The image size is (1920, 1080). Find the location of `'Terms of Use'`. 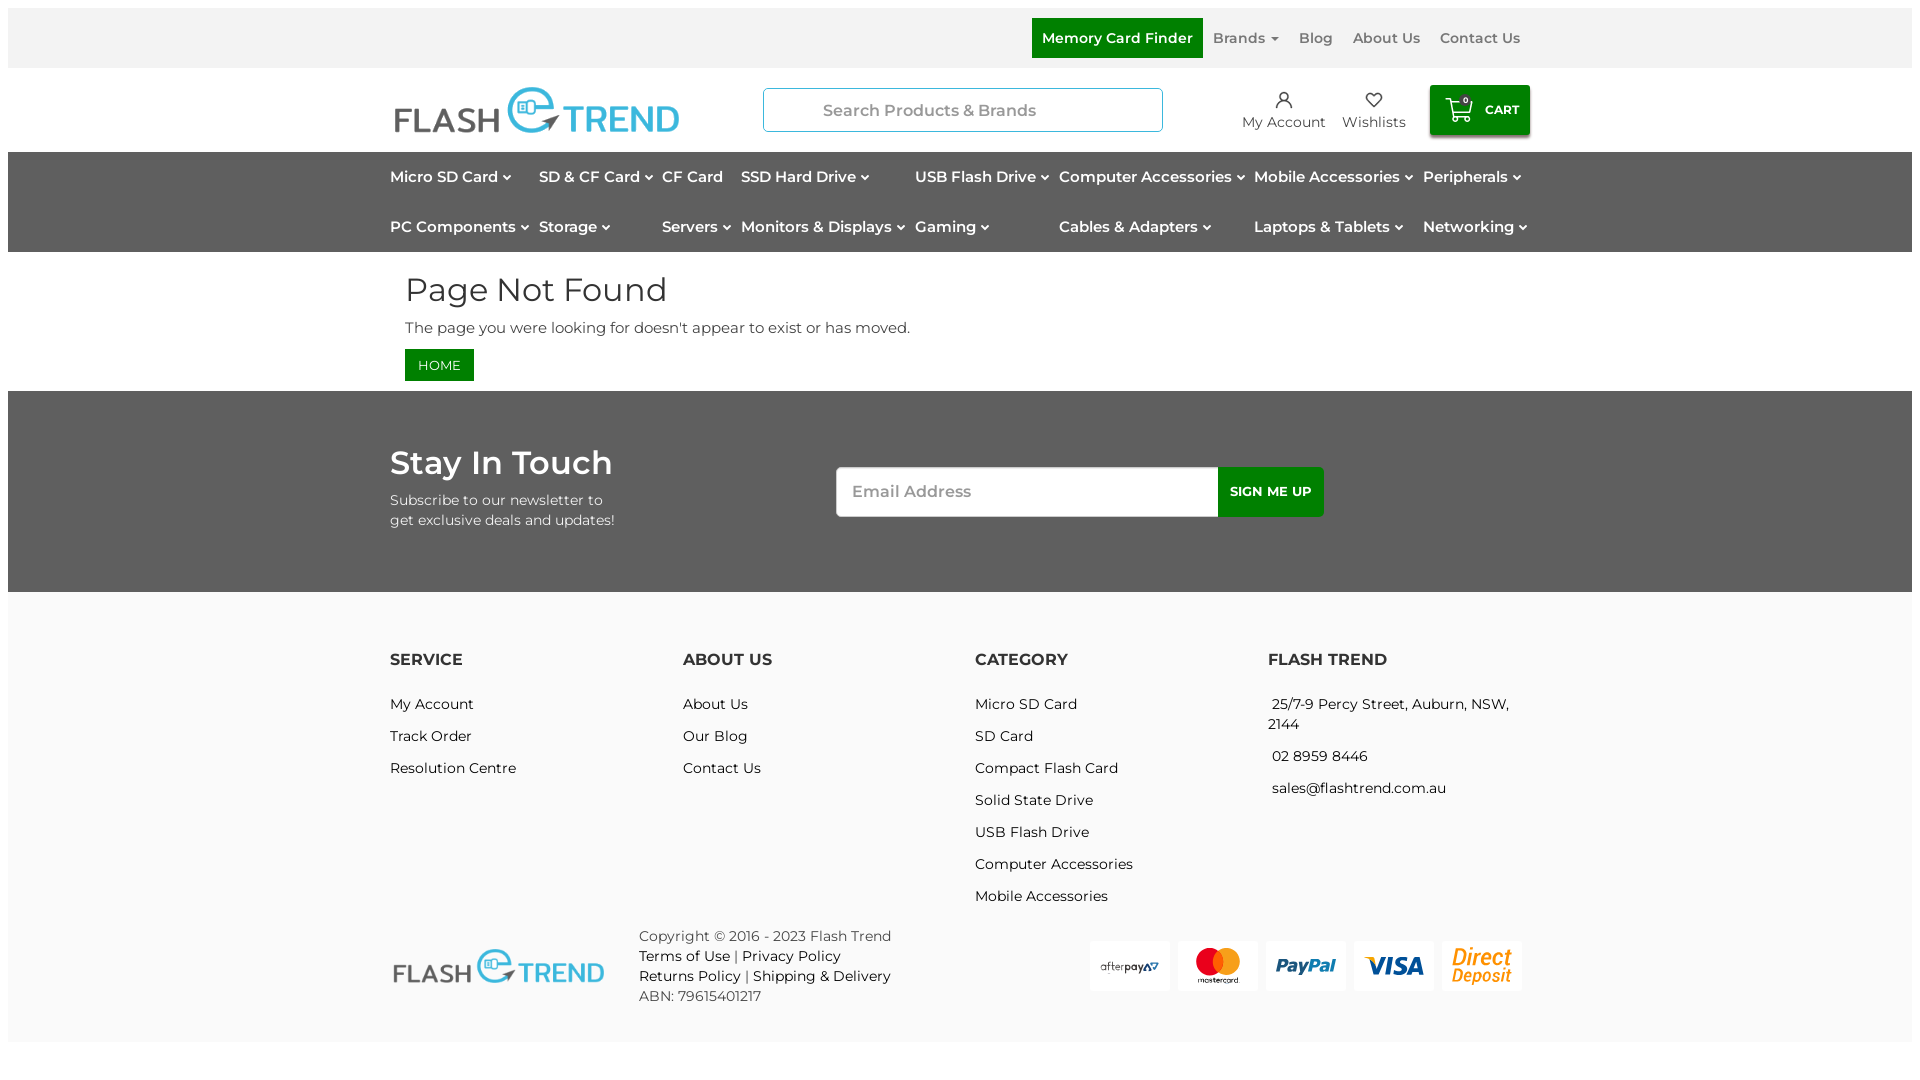

'Terms of Use' is located at coordinates (684, 955).